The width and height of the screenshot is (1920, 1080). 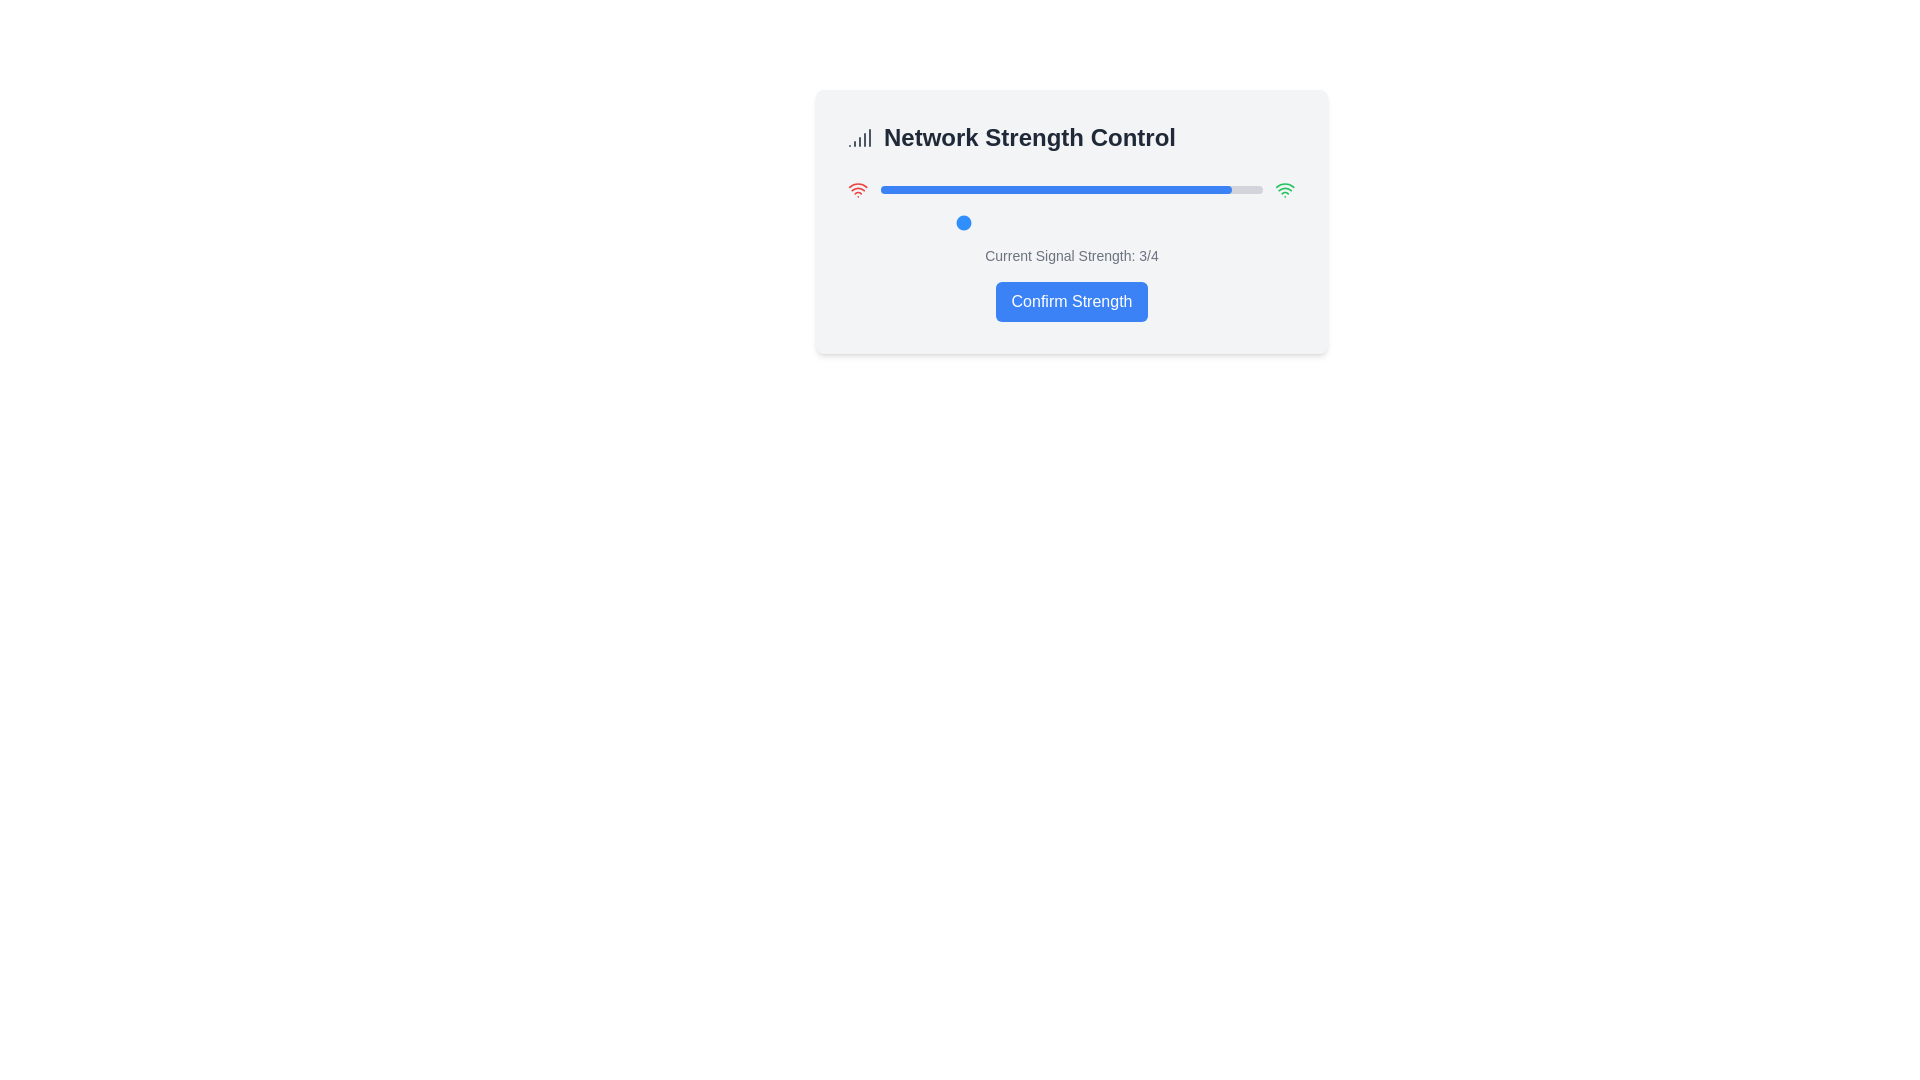 I want to click on 'Confirm Strength' button to confirm the selected network strength, so click(x=1070, y=301).